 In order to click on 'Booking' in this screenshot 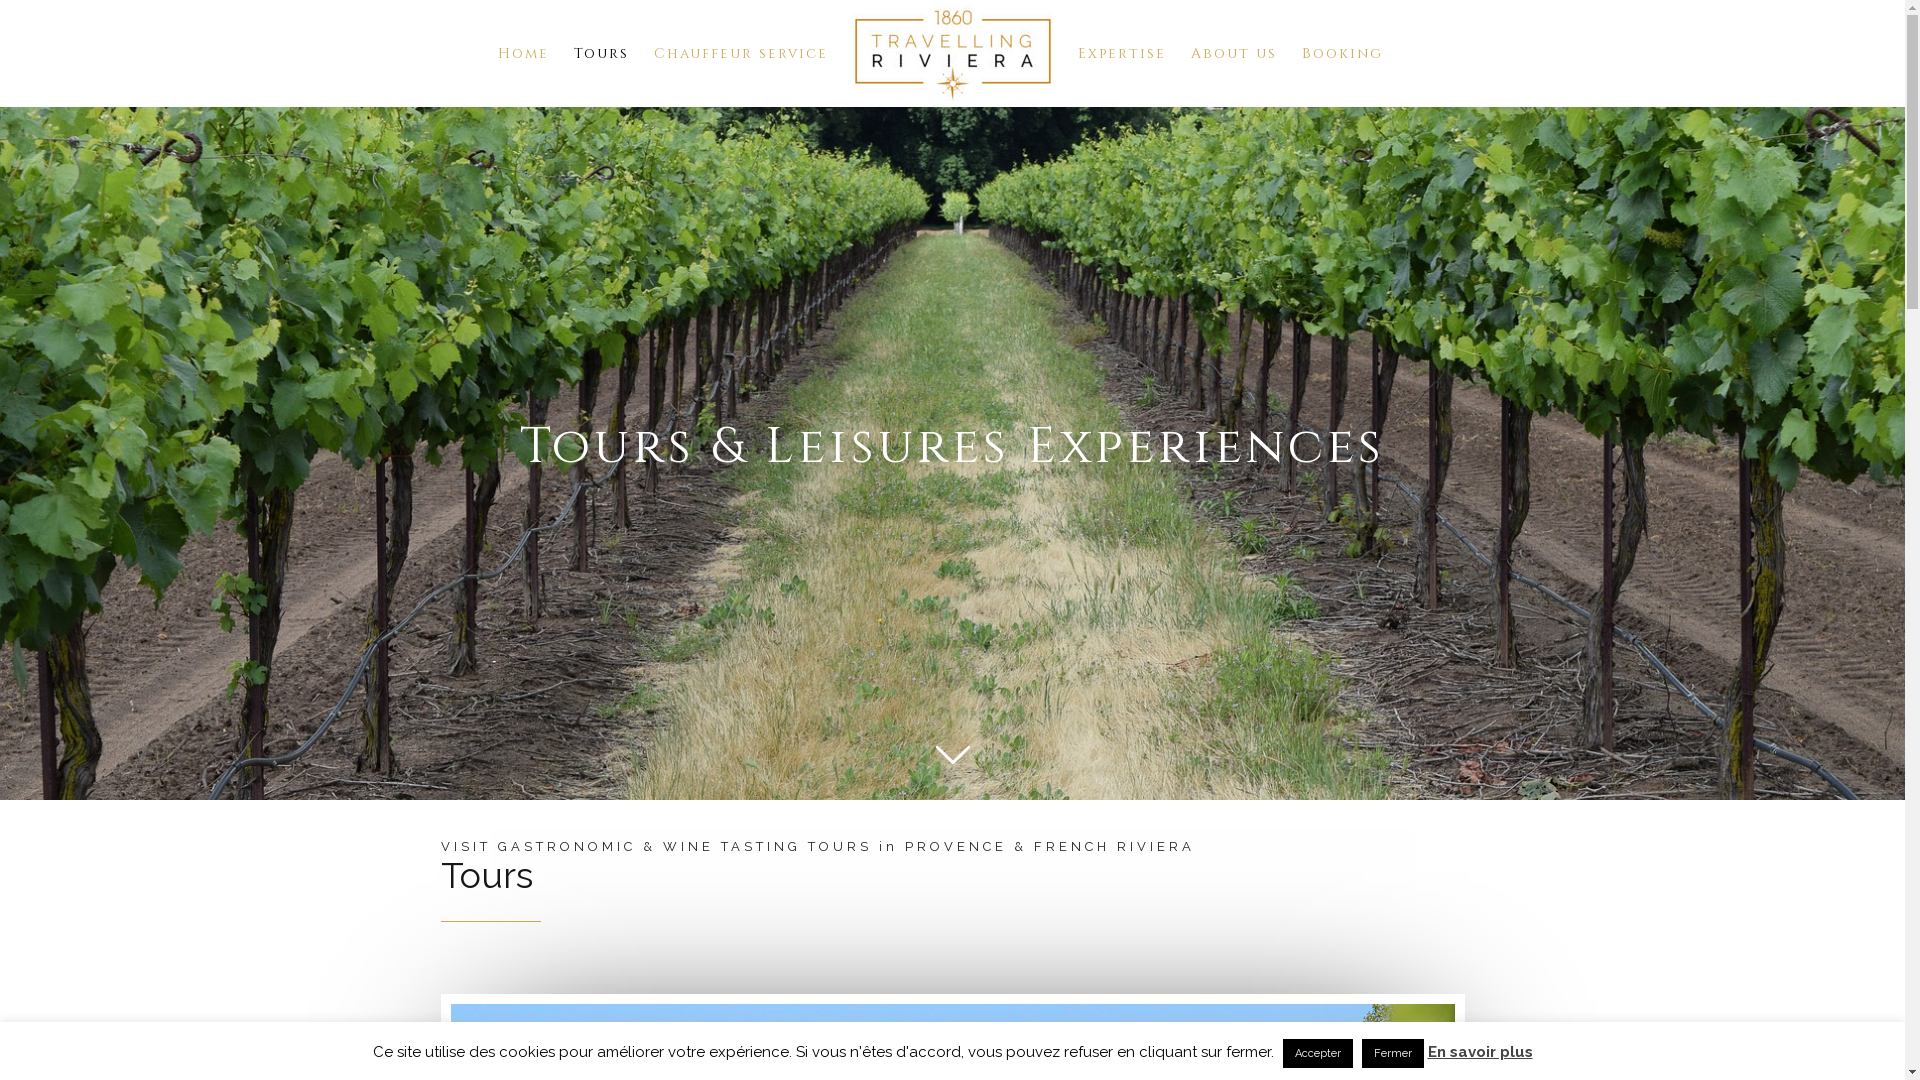, I will do `click(1301, 53)`.